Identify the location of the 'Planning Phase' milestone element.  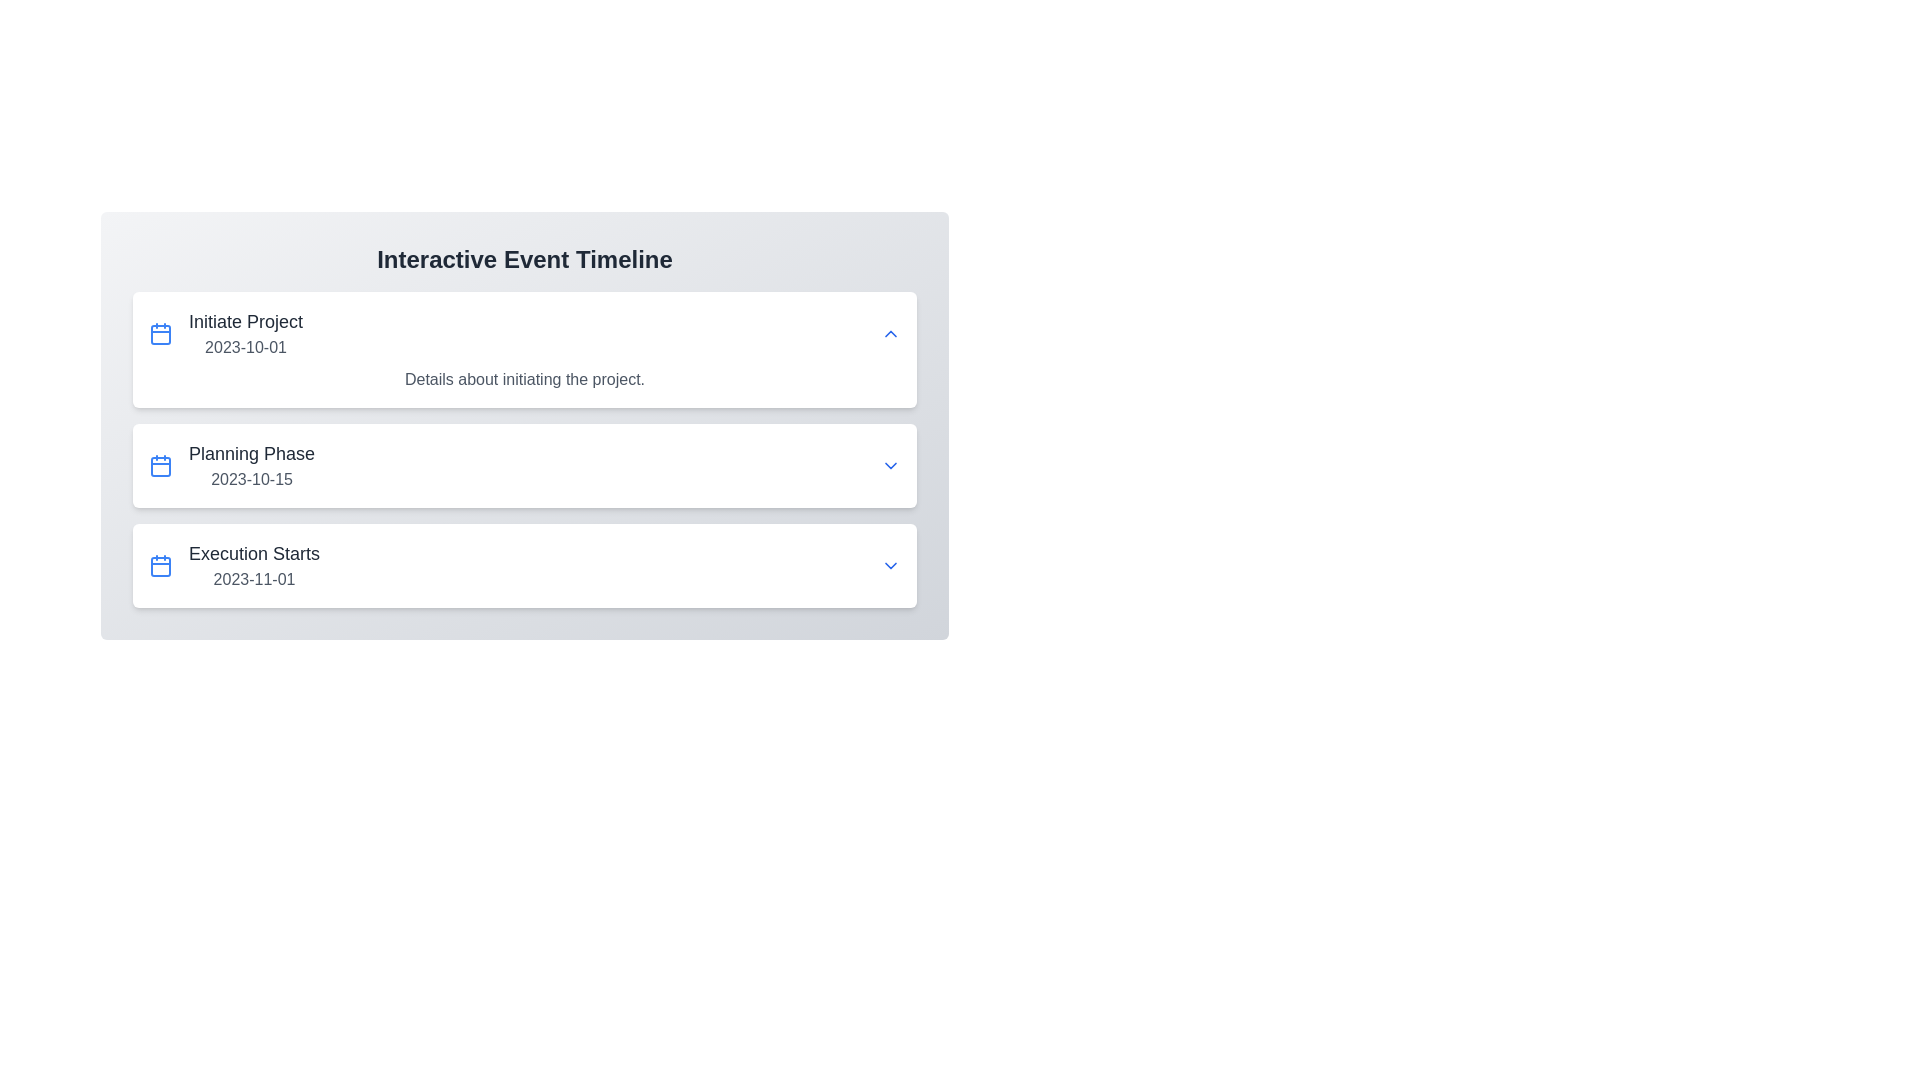
(232, 466).